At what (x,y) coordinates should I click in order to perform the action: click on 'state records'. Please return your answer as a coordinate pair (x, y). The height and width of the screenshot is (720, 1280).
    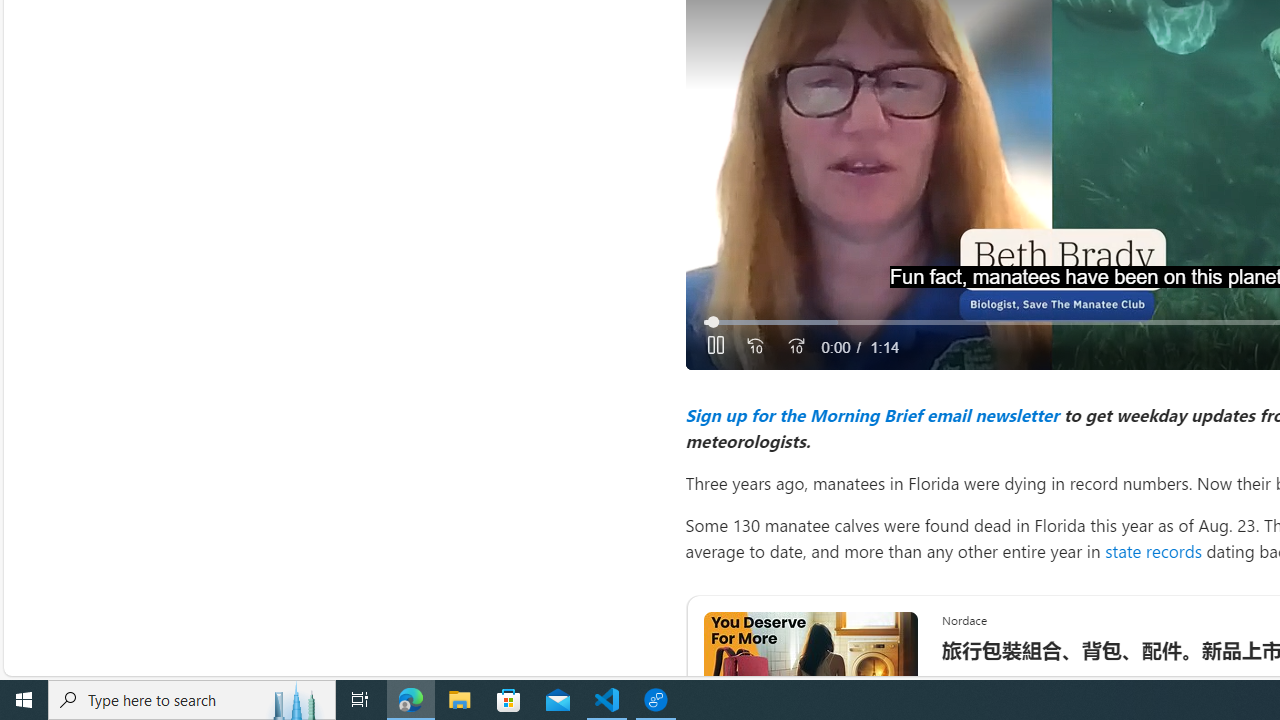
    Looking at the image, I should click on (1153, 550).